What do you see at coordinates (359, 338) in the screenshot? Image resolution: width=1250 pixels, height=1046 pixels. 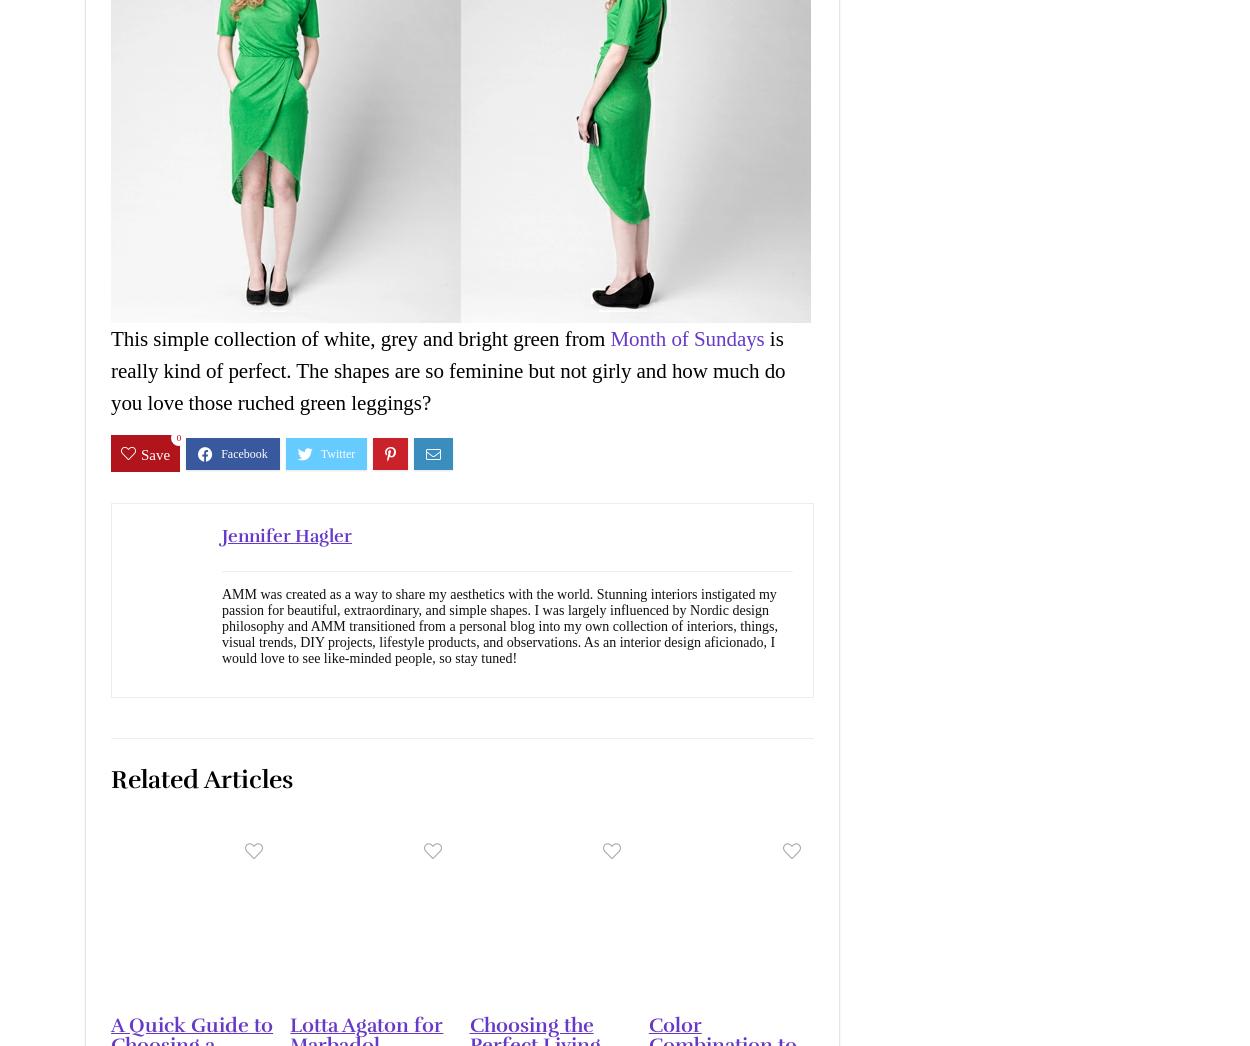 I see `'This simple collection of white, grey and bright green from'` at bounding box center [359, 338].